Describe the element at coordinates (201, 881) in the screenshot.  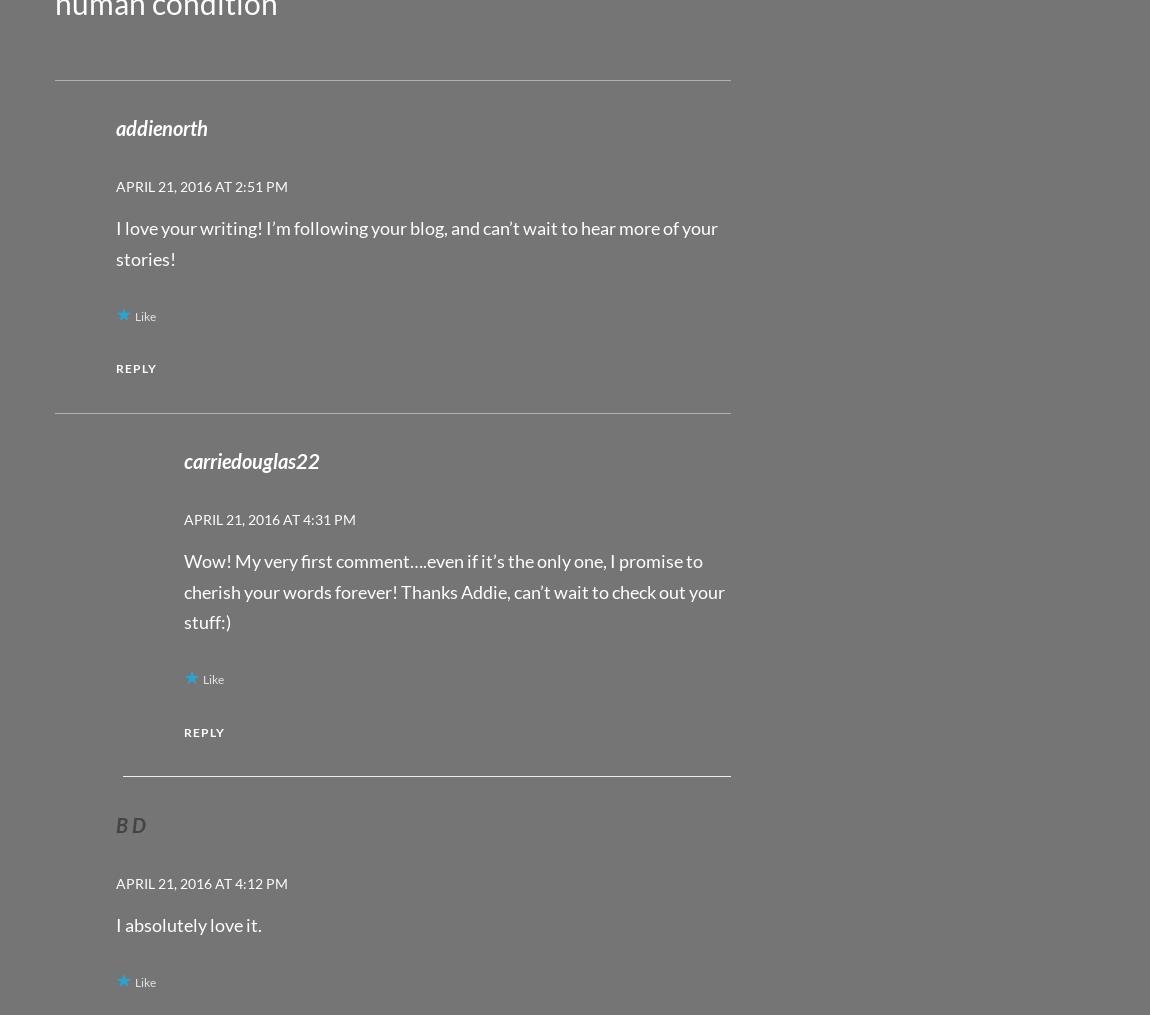
I see `'April 21, 2016 at 4:12 pm'` at that location.